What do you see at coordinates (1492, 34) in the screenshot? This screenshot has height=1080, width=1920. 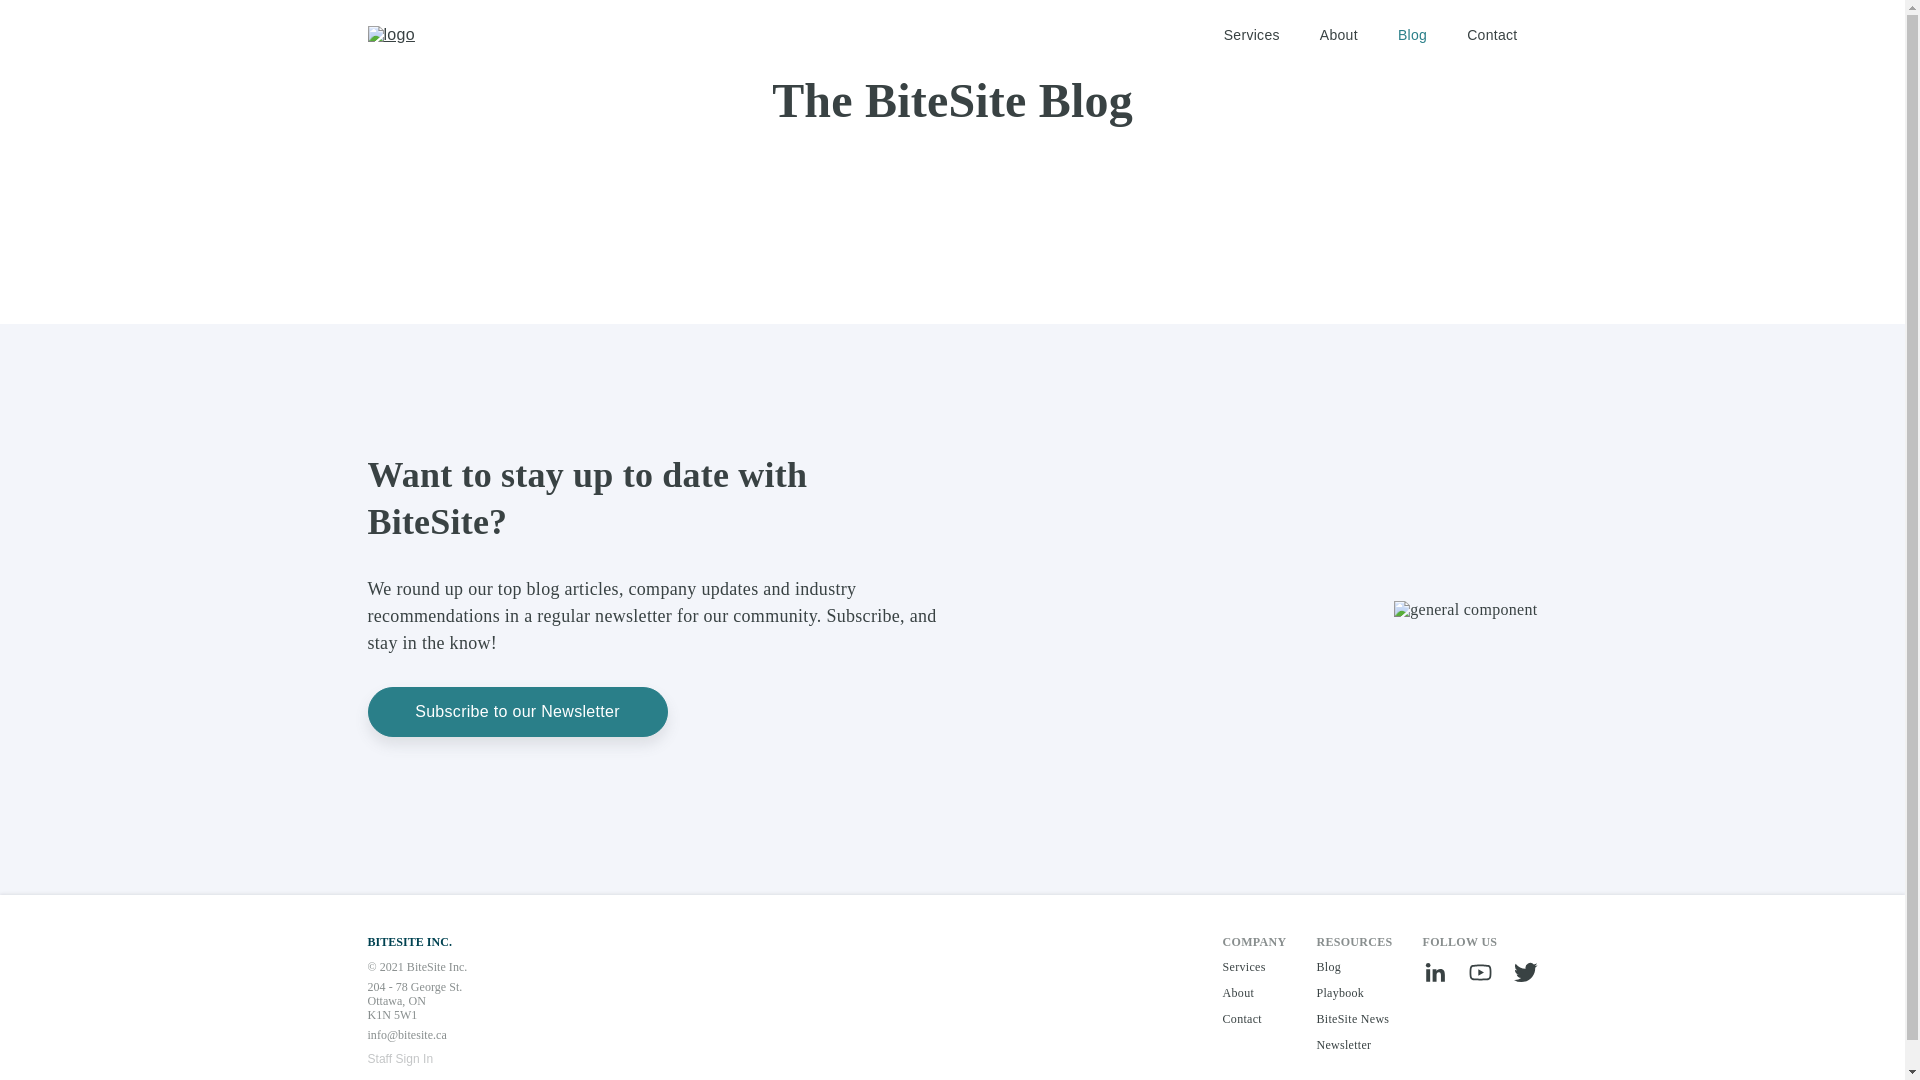 I see `'Contact'` at bounding box center [1492, 34].